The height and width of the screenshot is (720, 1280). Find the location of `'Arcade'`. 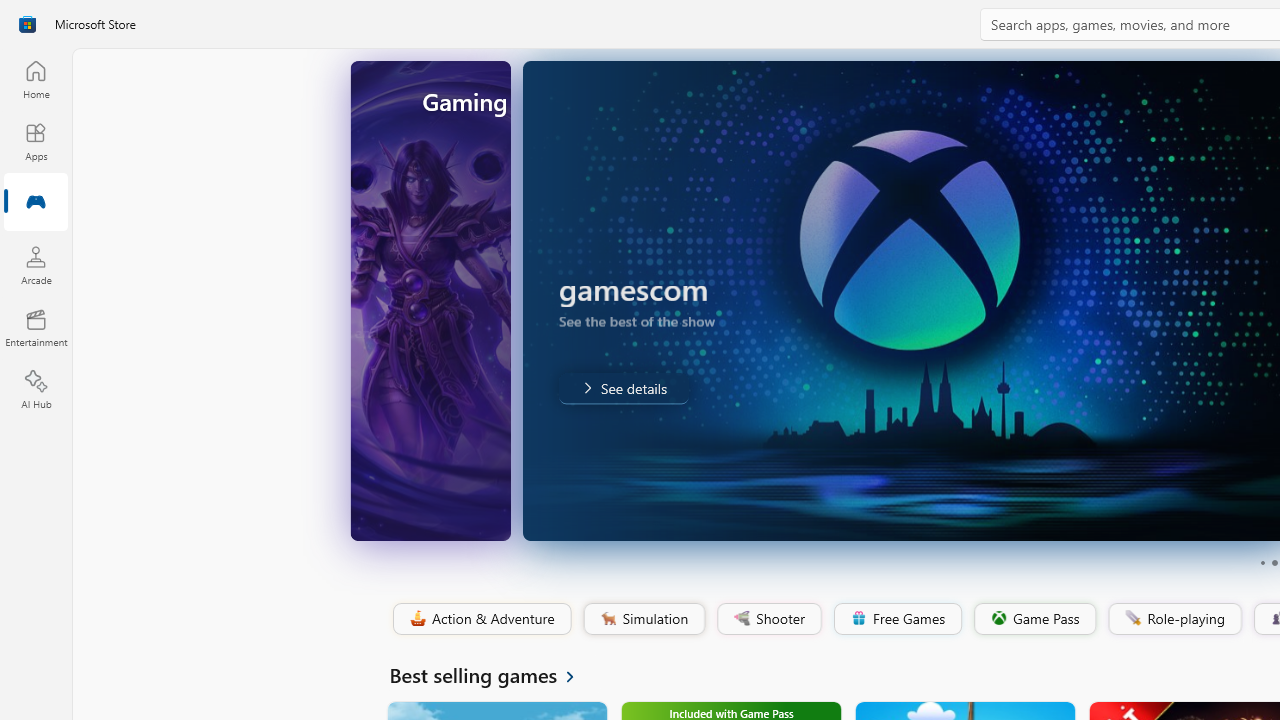

'Arcade' is located at coordinates (35, 264).